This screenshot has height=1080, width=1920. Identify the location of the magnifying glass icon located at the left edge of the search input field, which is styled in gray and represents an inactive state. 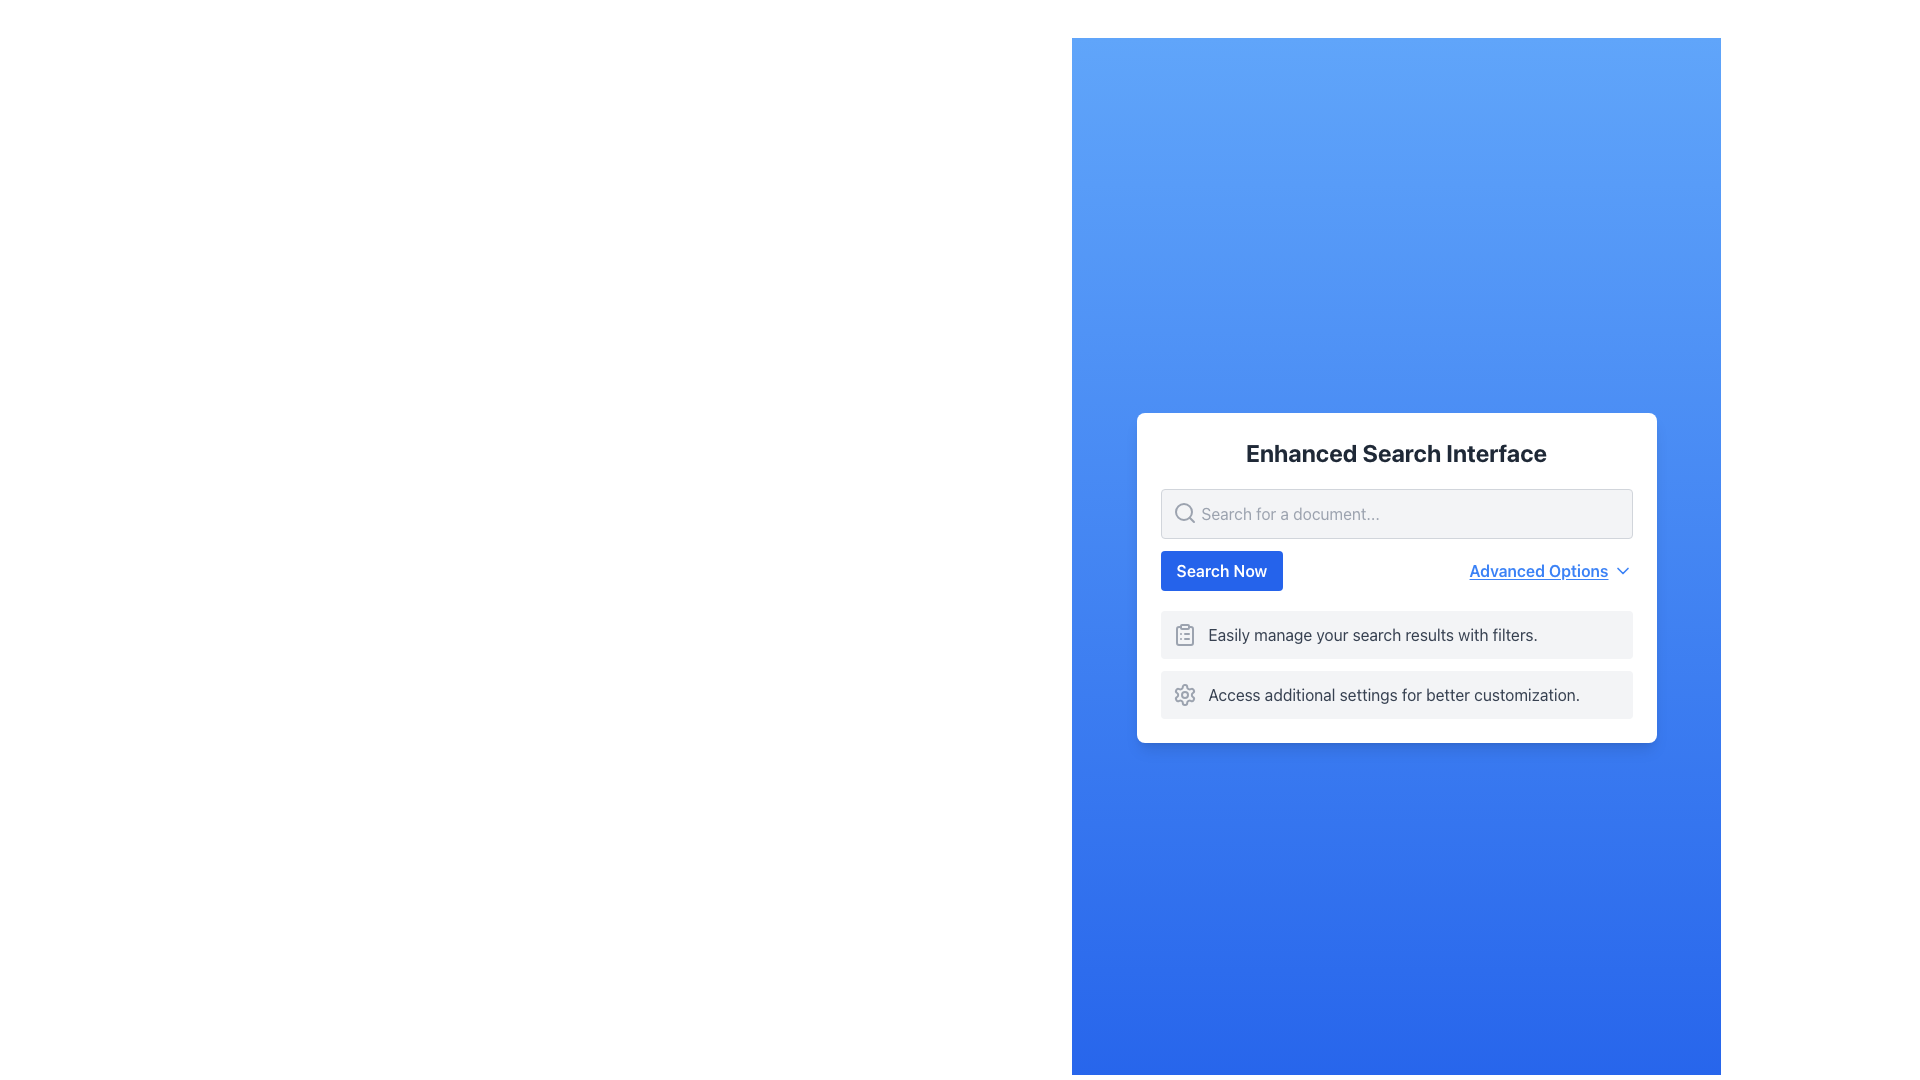
(1184, 512).